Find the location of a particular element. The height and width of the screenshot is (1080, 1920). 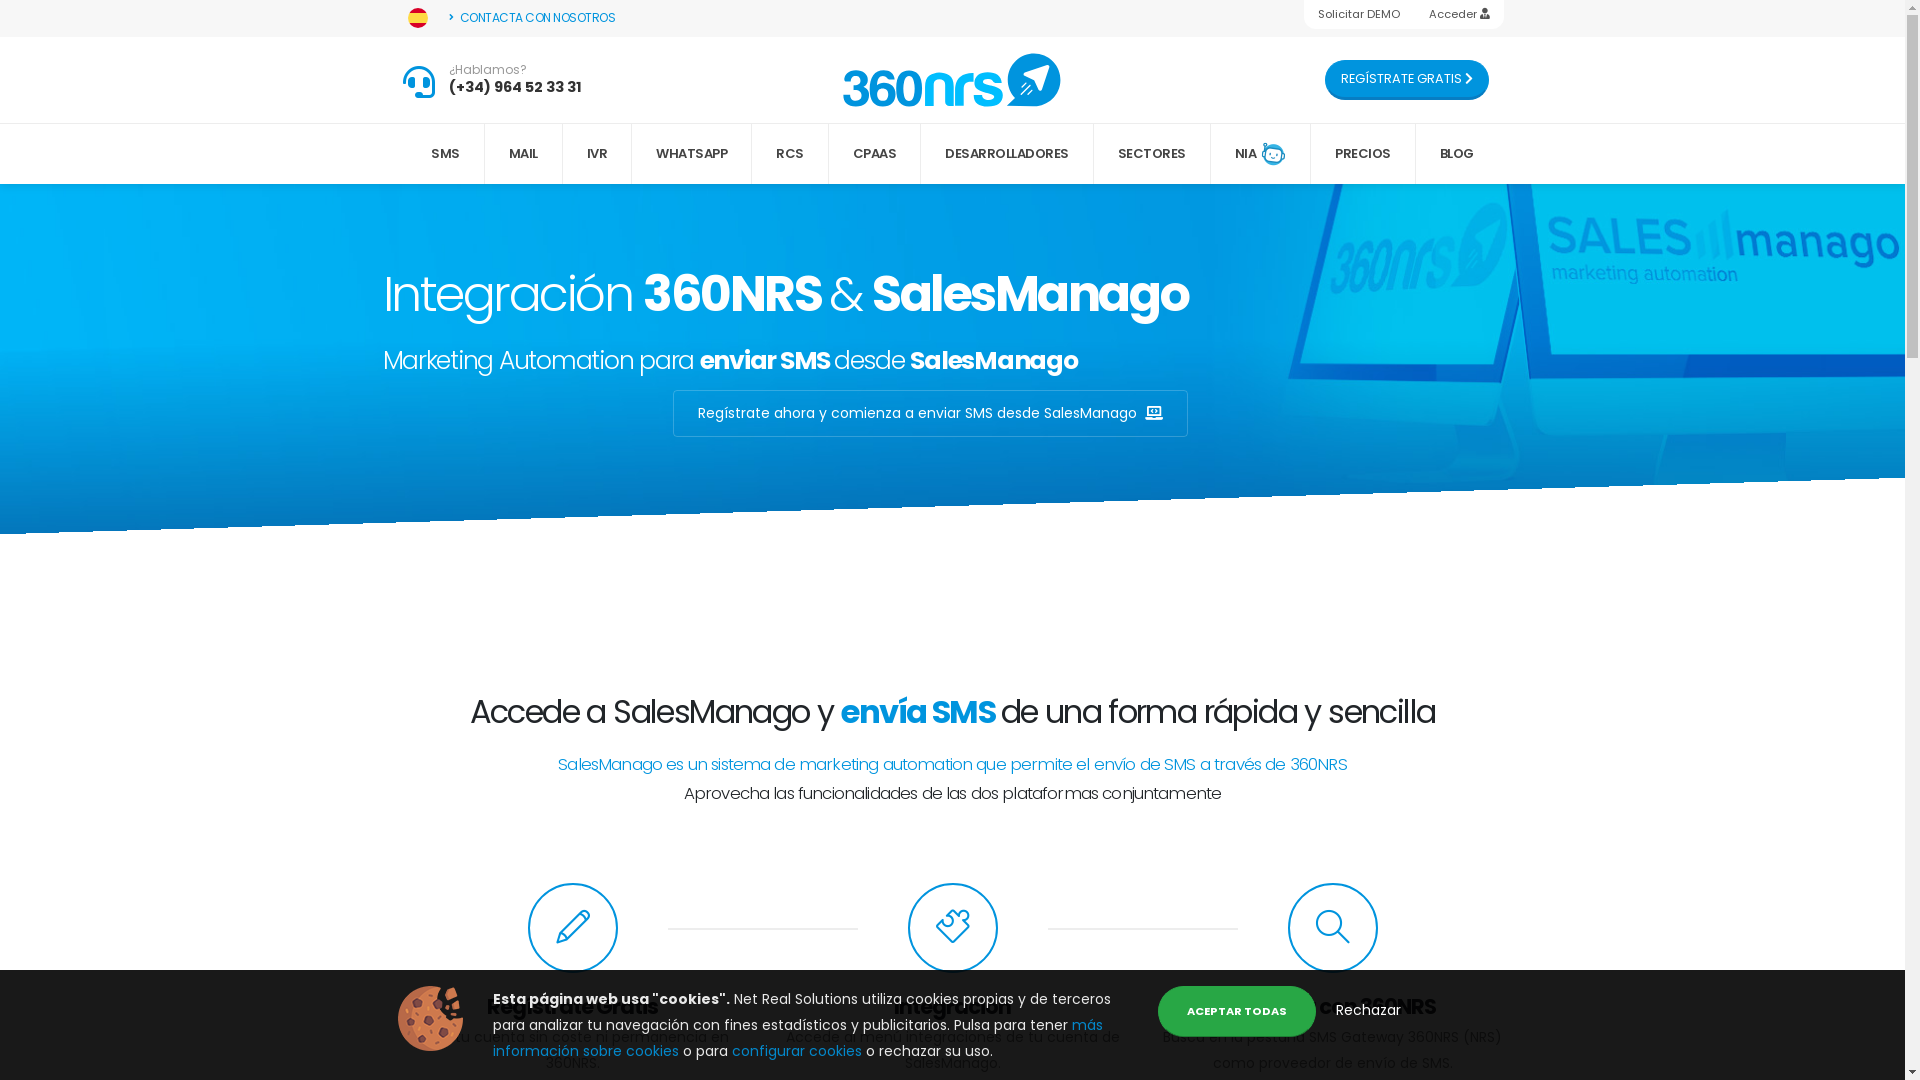

'RCS' is located at coordinates (789, 153).